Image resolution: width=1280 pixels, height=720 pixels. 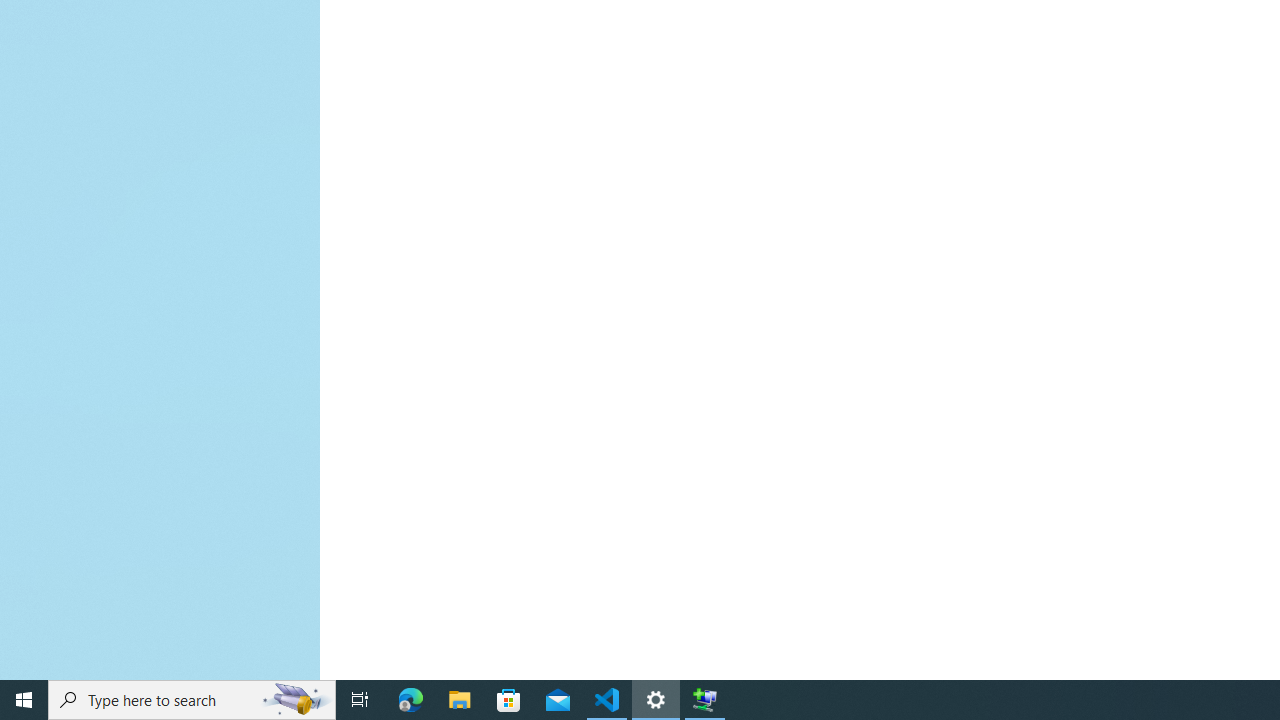 I want to click on 'Settings - 1 running window', so click(x=656, y=698).